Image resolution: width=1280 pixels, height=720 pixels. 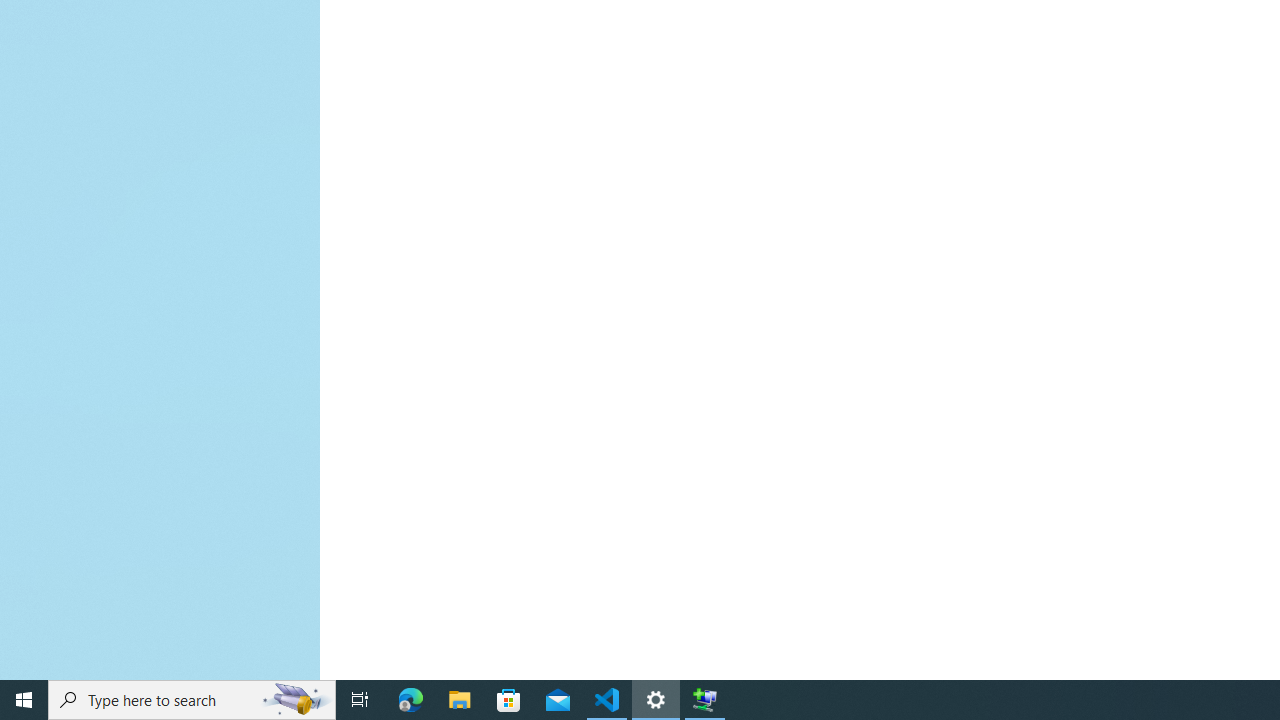 I want to click on 'Settings - 1 running window', so click(x=656, y=698).